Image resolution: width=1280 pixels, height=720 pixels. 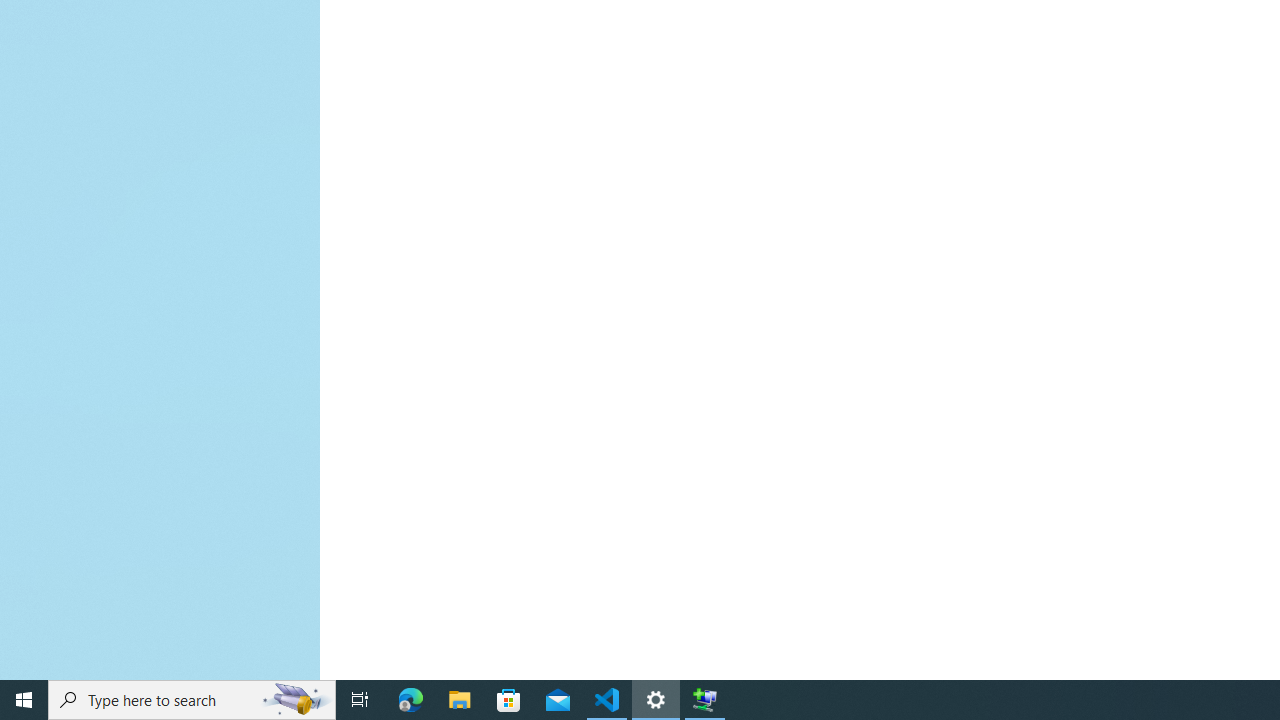 I want to click on 'Settings - 1 running window', so click(x=656, y=698).